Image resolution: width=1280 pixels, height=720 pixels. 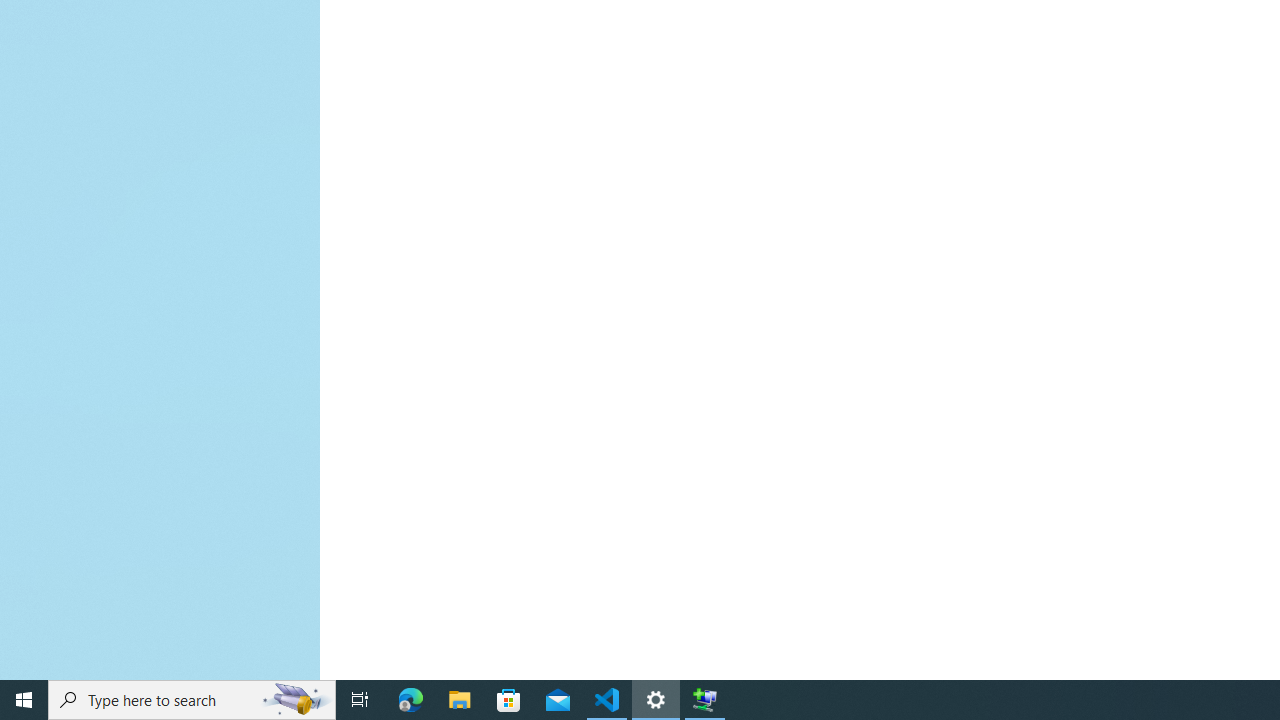 I want to click on 'Settings - 1 running window', so click(x=656, y=698).